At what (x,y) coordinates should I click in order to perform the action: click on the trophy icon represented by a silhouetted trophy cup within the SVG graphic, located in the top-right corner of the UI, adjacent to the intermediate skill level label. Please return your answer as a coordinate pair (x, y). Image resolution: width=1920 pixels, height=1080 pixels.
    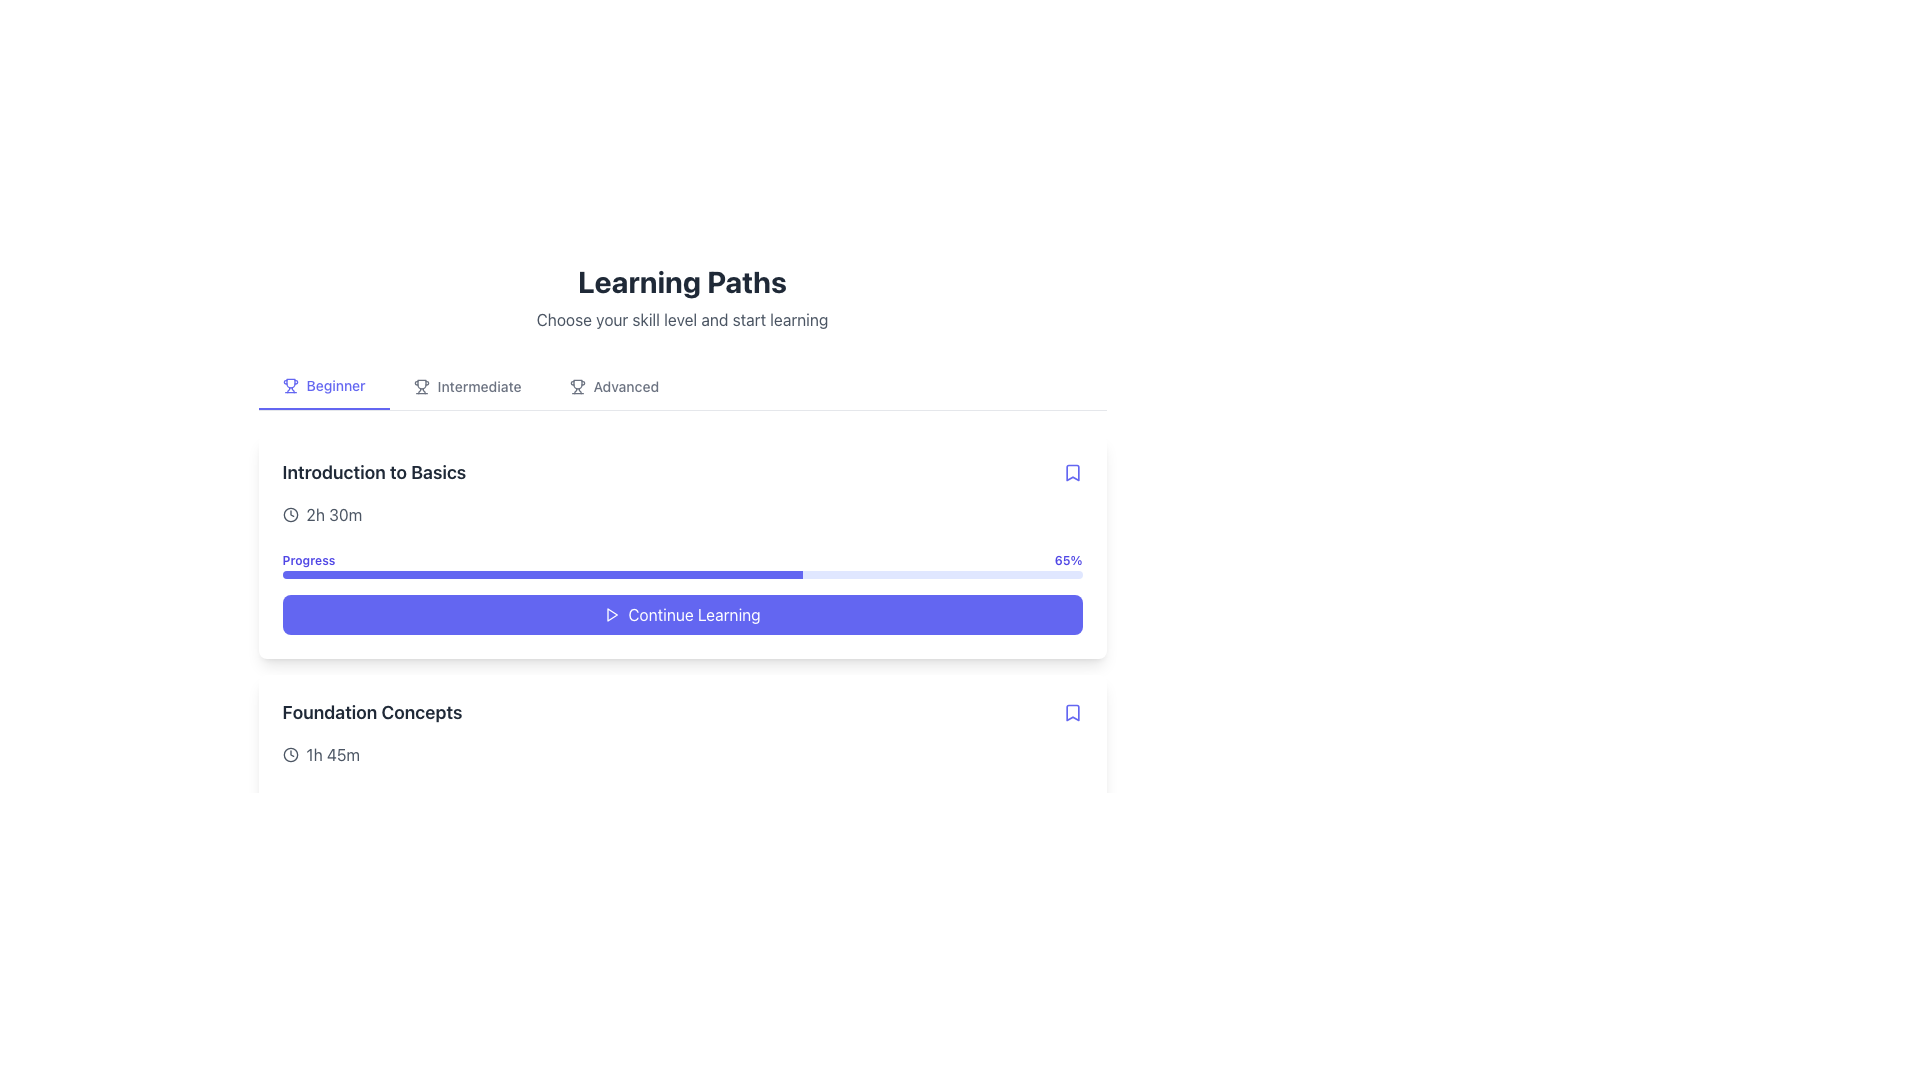
    Looking at the image, I should click on (420, 384).